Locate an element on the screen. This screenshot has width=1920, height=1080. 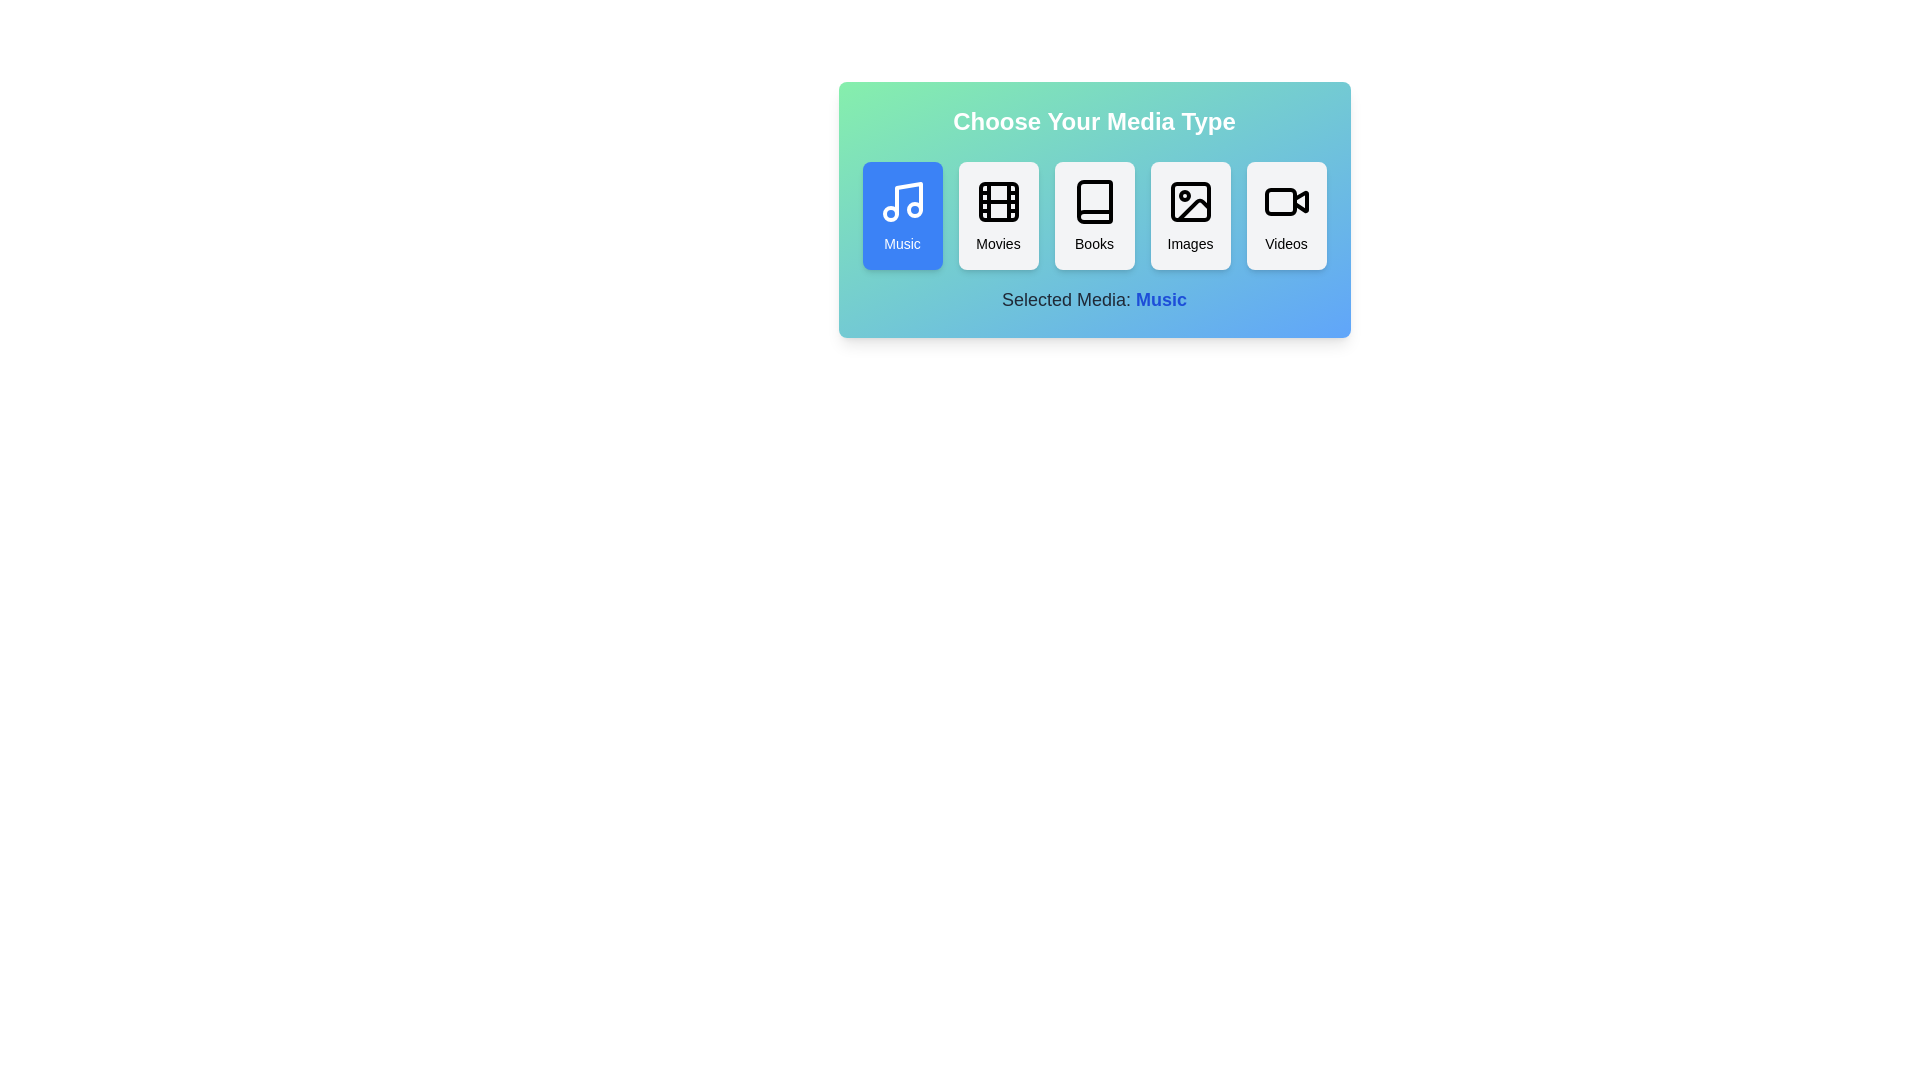
the button corresponding to the media type Books is located at coordinates (1093, 216).